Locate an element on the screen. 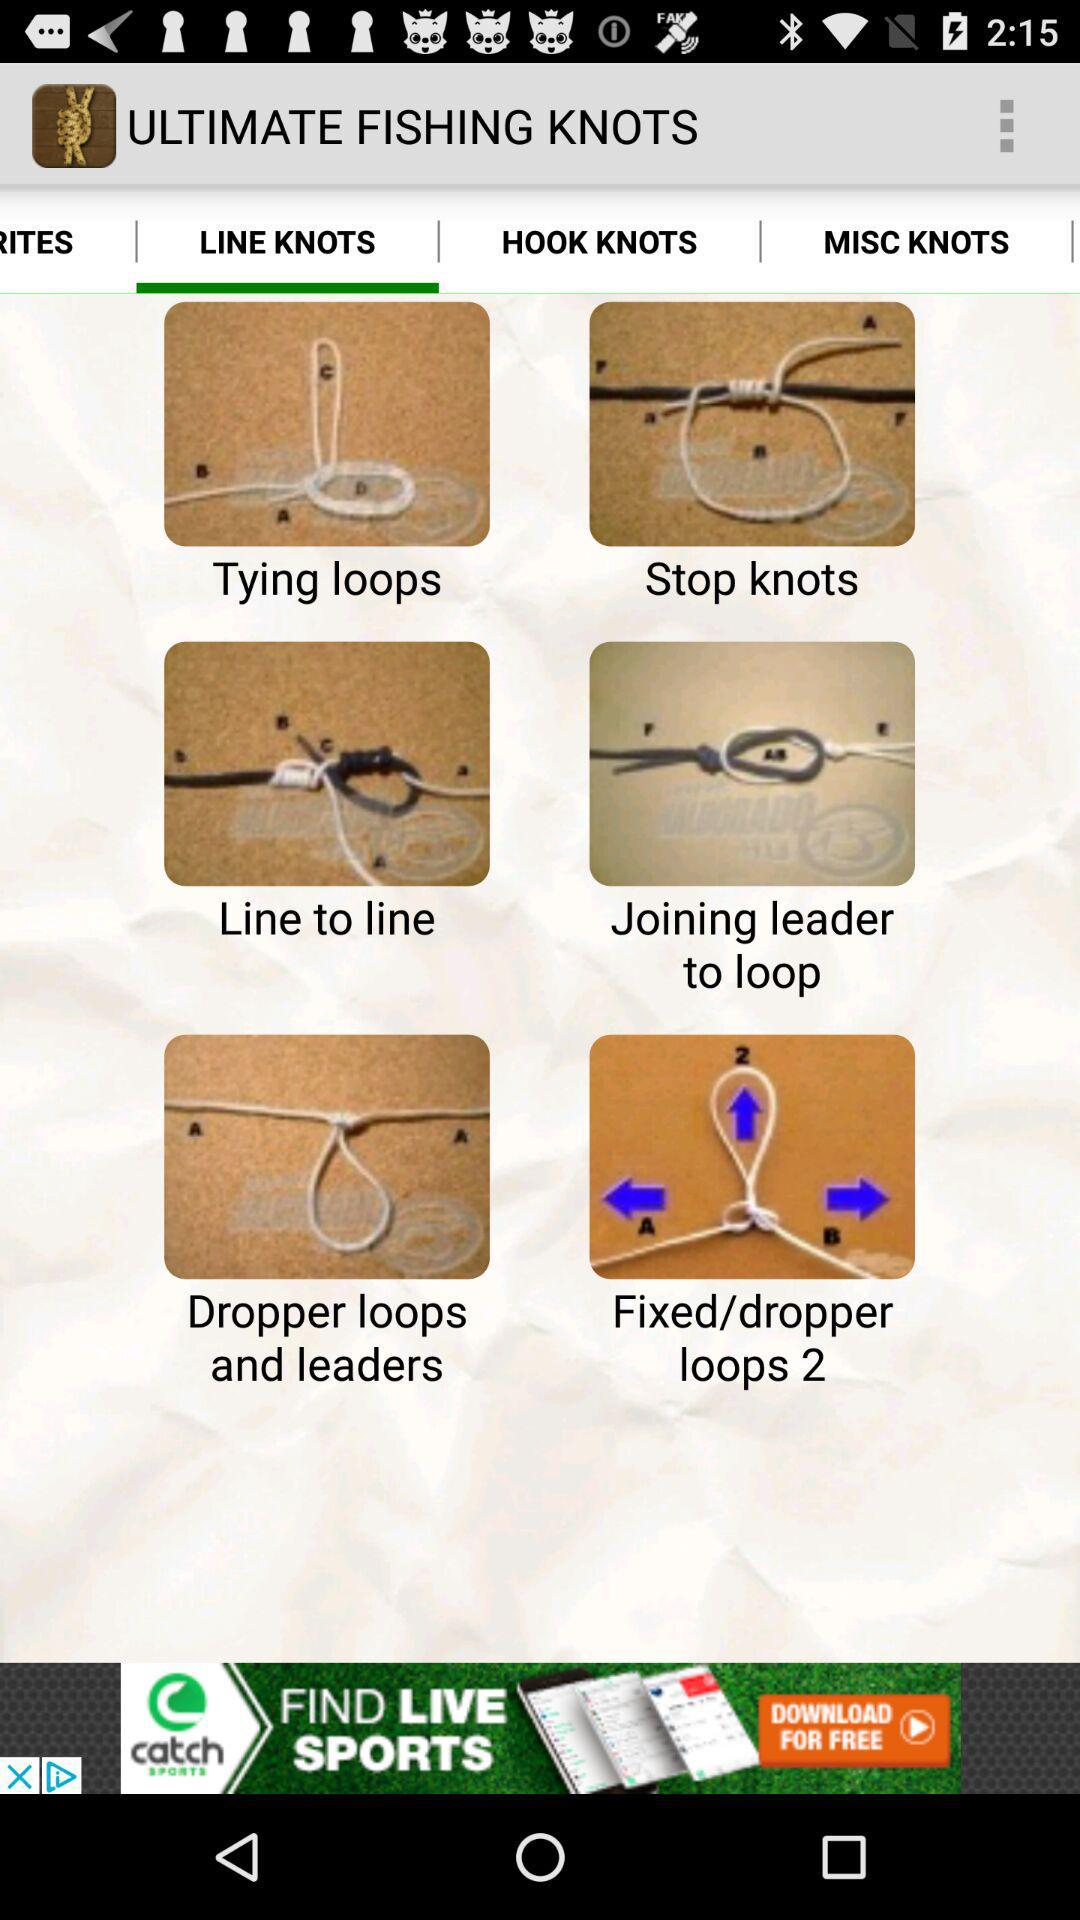  picture is located at coordinates (326, 423).